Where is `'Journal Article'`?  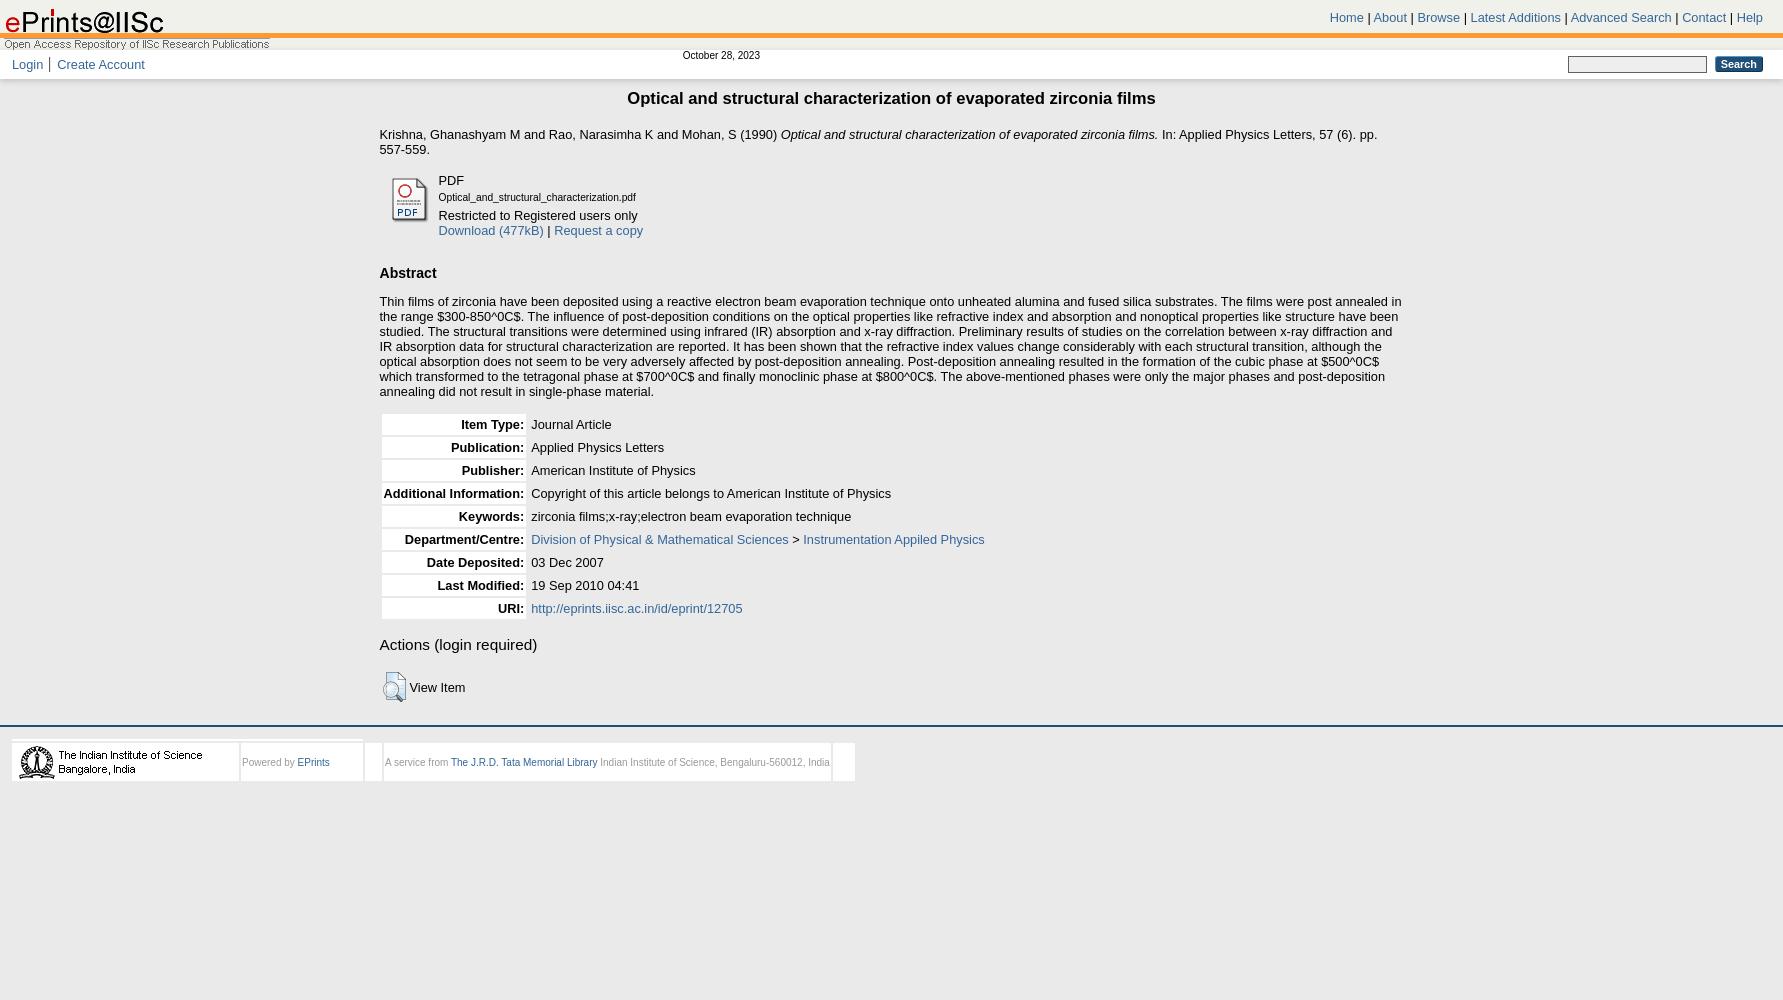 'Journal Article' is located at coordinates (529, 423).